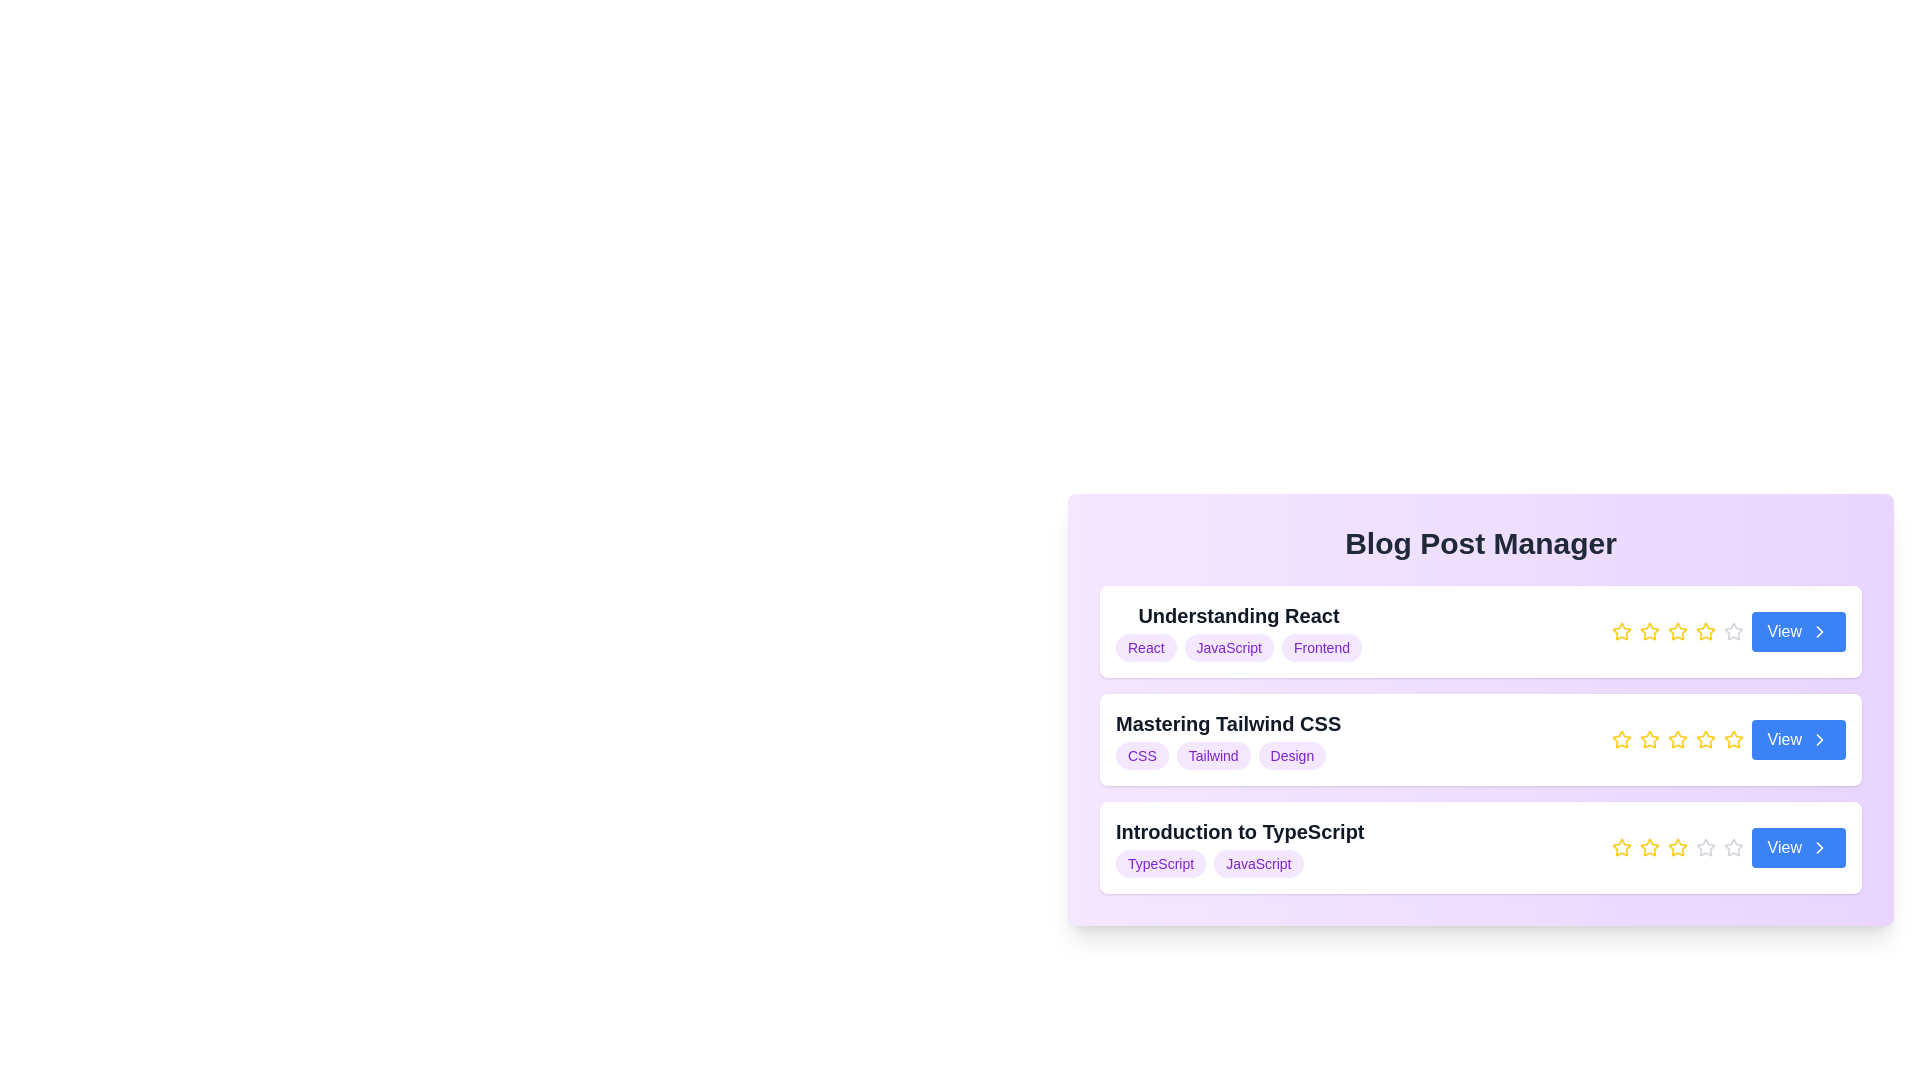 This screenshot has width=1920, height=1080. Describe the element at coordinates (1732, 632) in the screenshot. I see `the sixth star icon in the rating system for the 'Understanding React' card to provide interaction feedback` at that location.